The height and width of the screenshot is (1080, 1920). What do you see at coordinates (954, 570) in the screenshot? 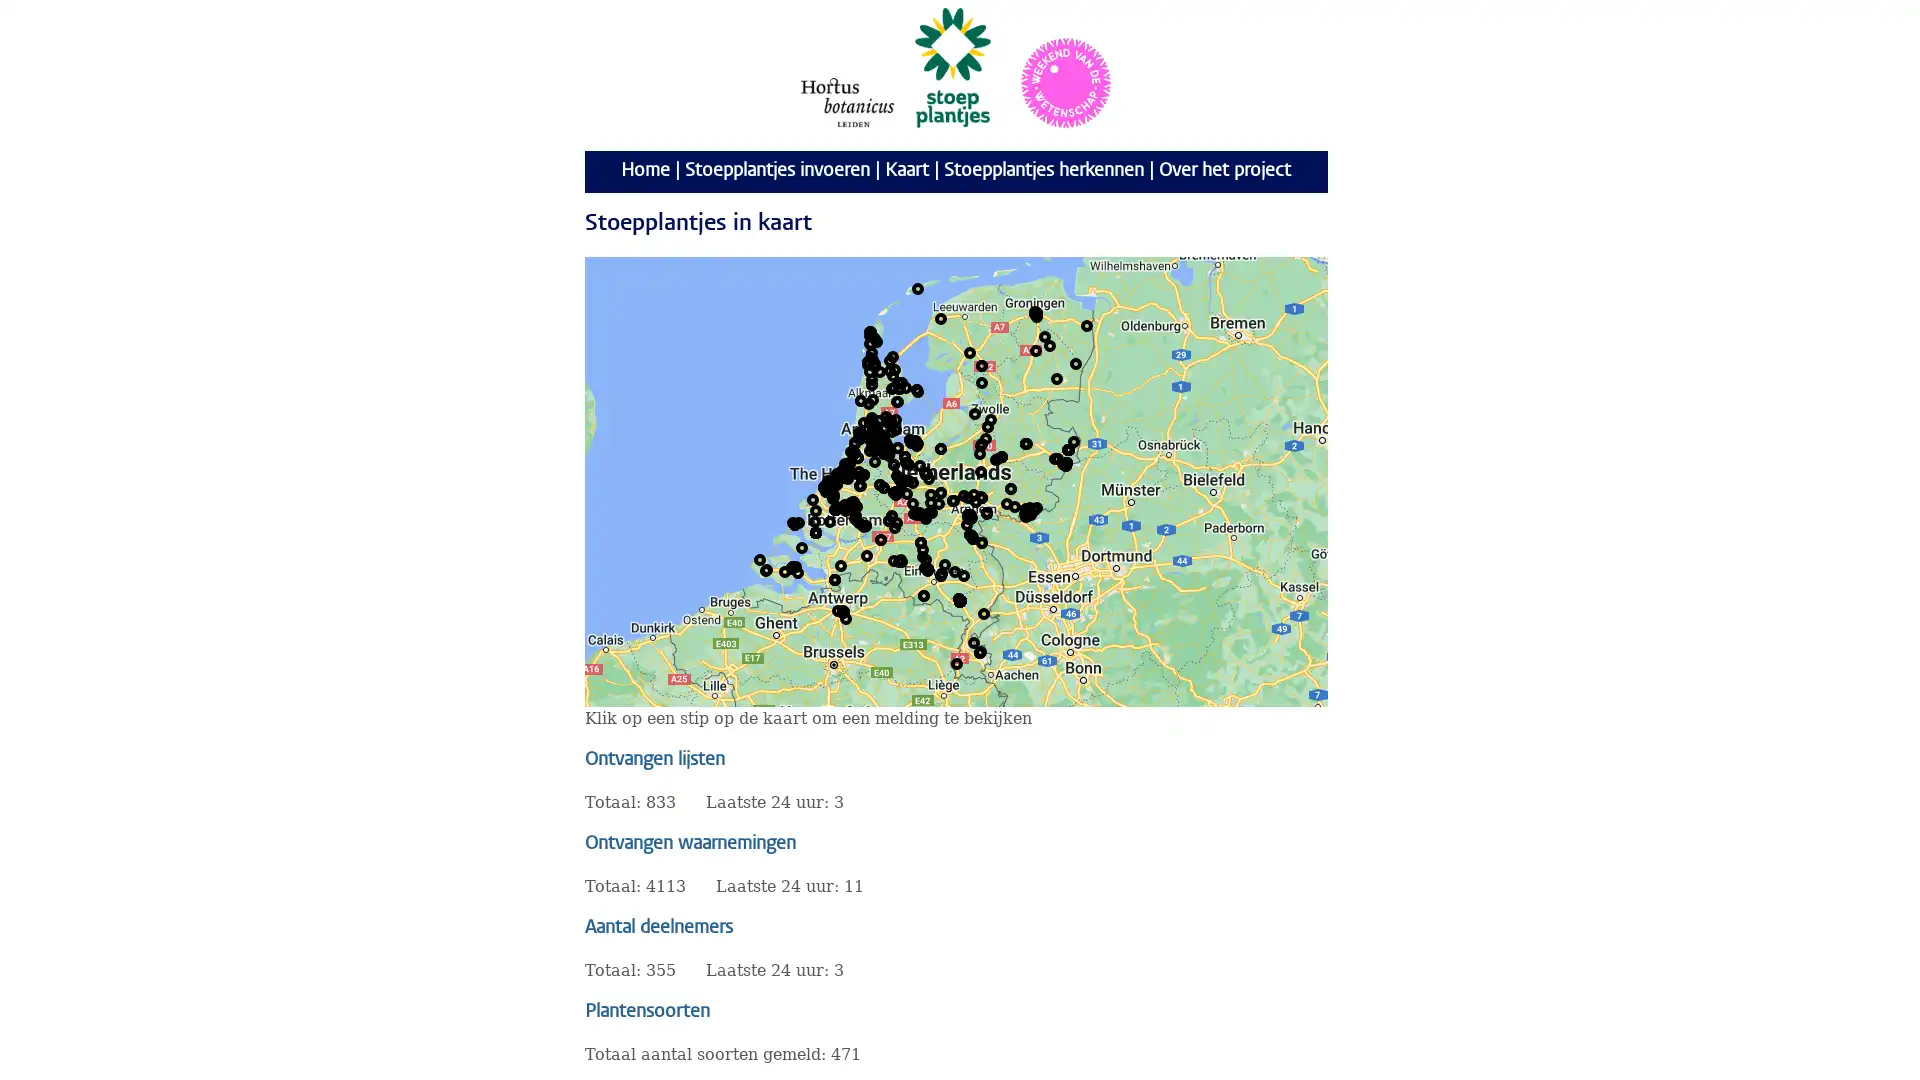
I see `Telling van Marianne van Rooden op 17 oktober 2021` at bounding box center [954, 570].